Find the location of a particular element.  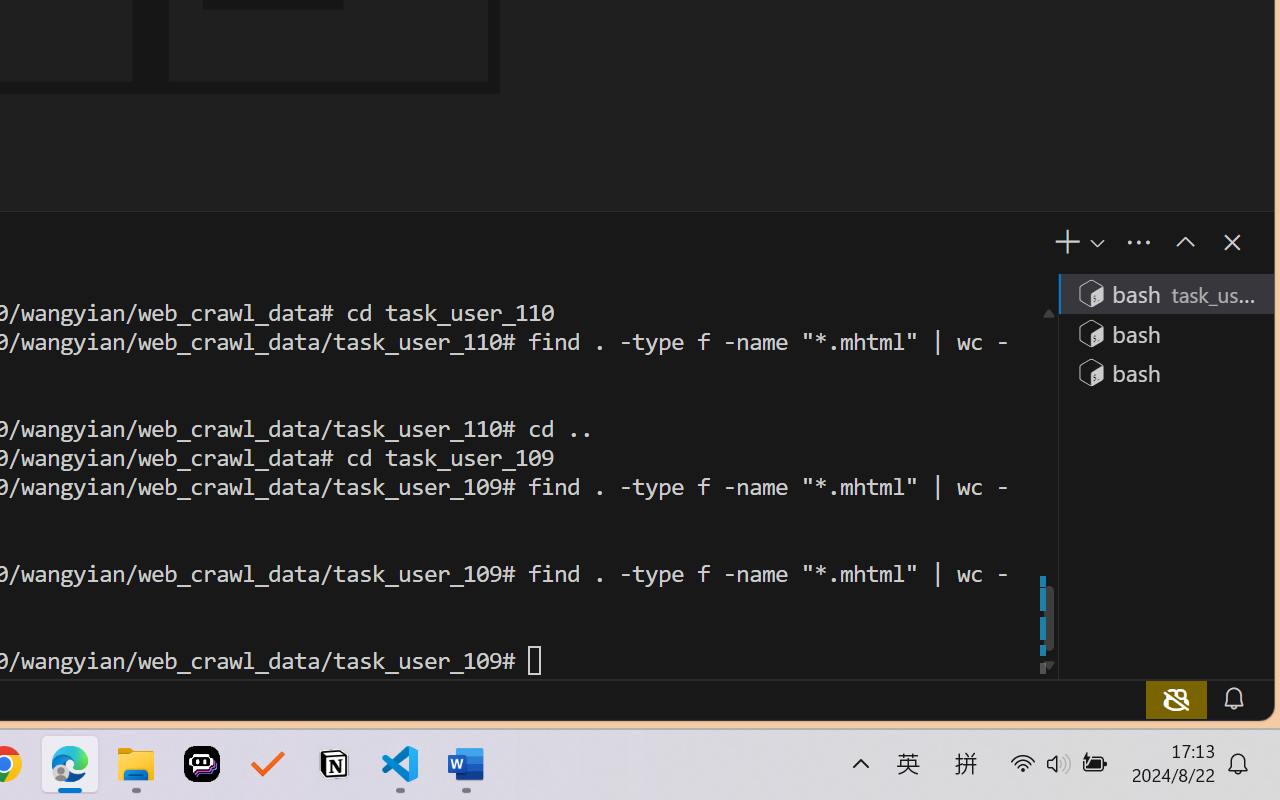

'Close Panel' is located at coordinates (1229, 241).